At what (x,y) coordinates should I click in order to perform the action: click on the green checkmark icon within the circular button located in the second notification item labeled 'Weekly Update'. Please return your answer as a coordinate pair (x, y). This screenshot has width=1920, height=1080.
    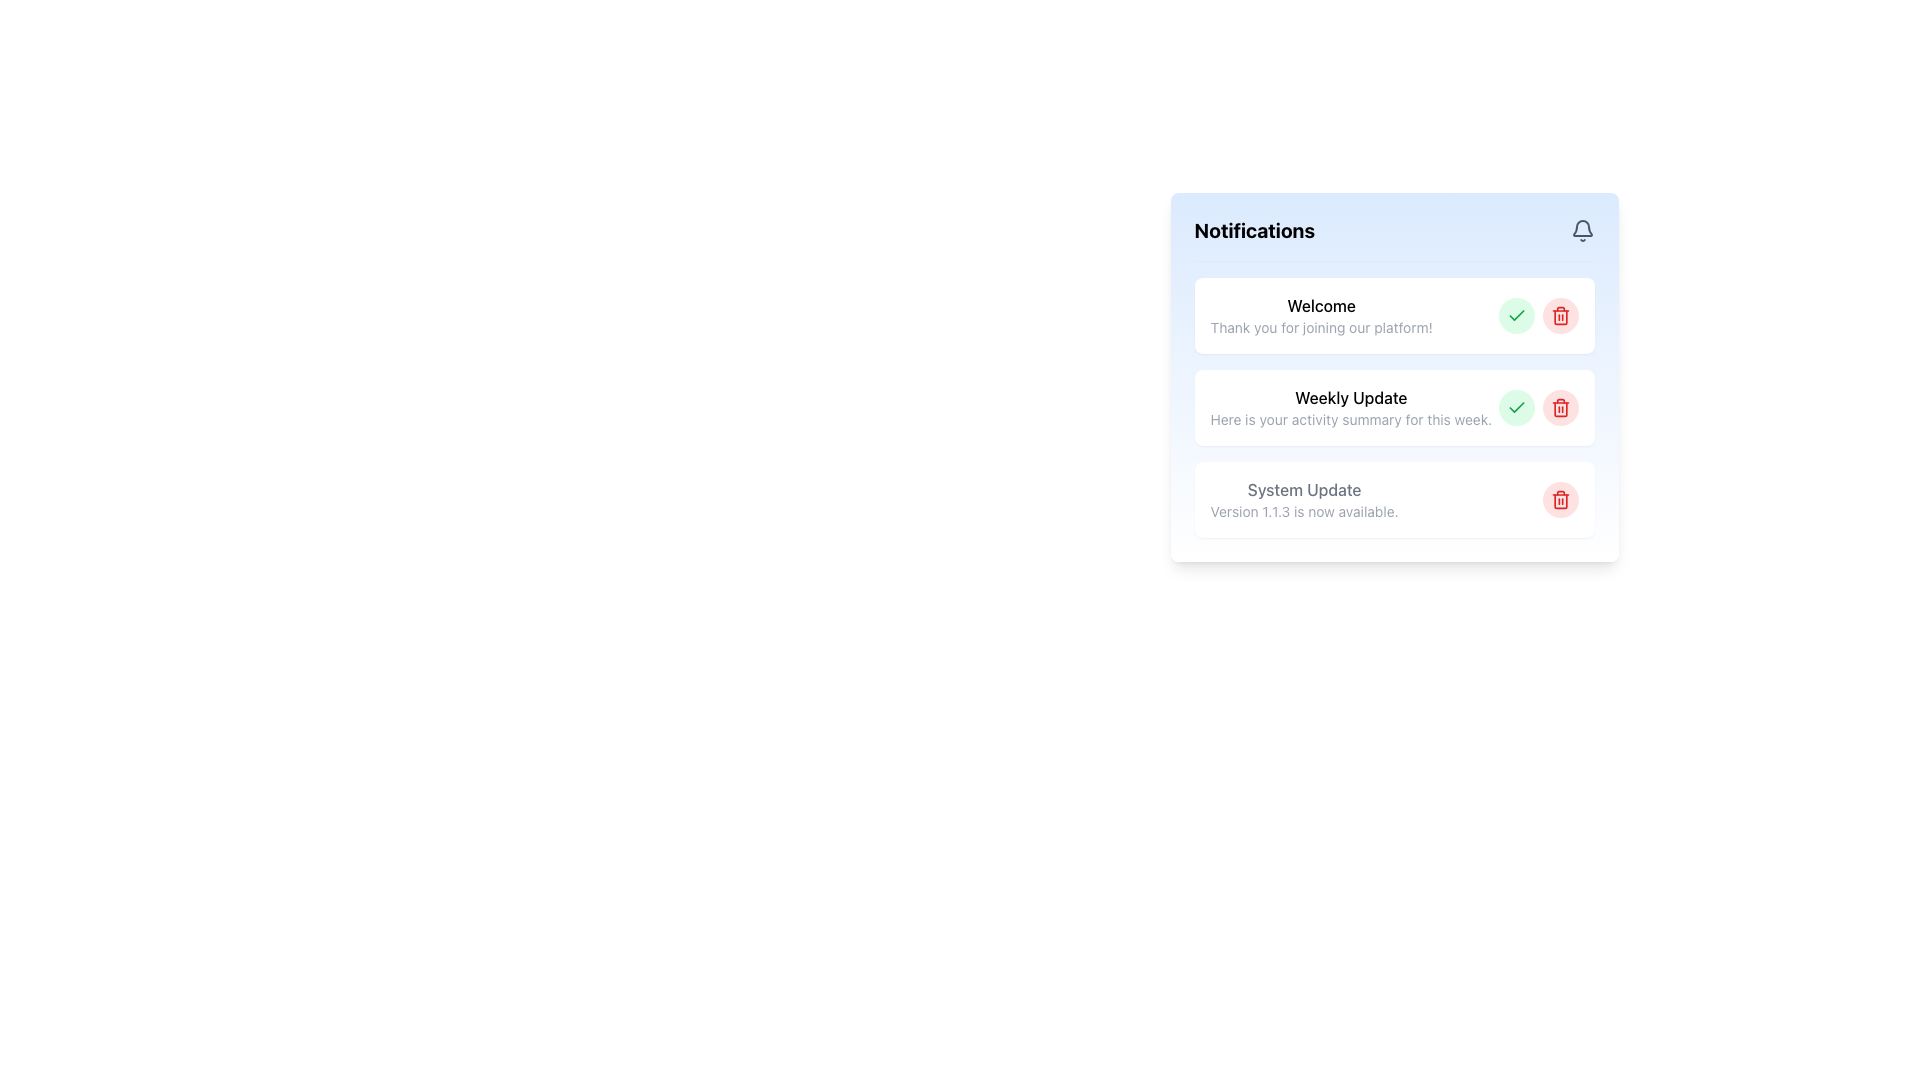
    Looking at the image, I should click on (1516, 407).